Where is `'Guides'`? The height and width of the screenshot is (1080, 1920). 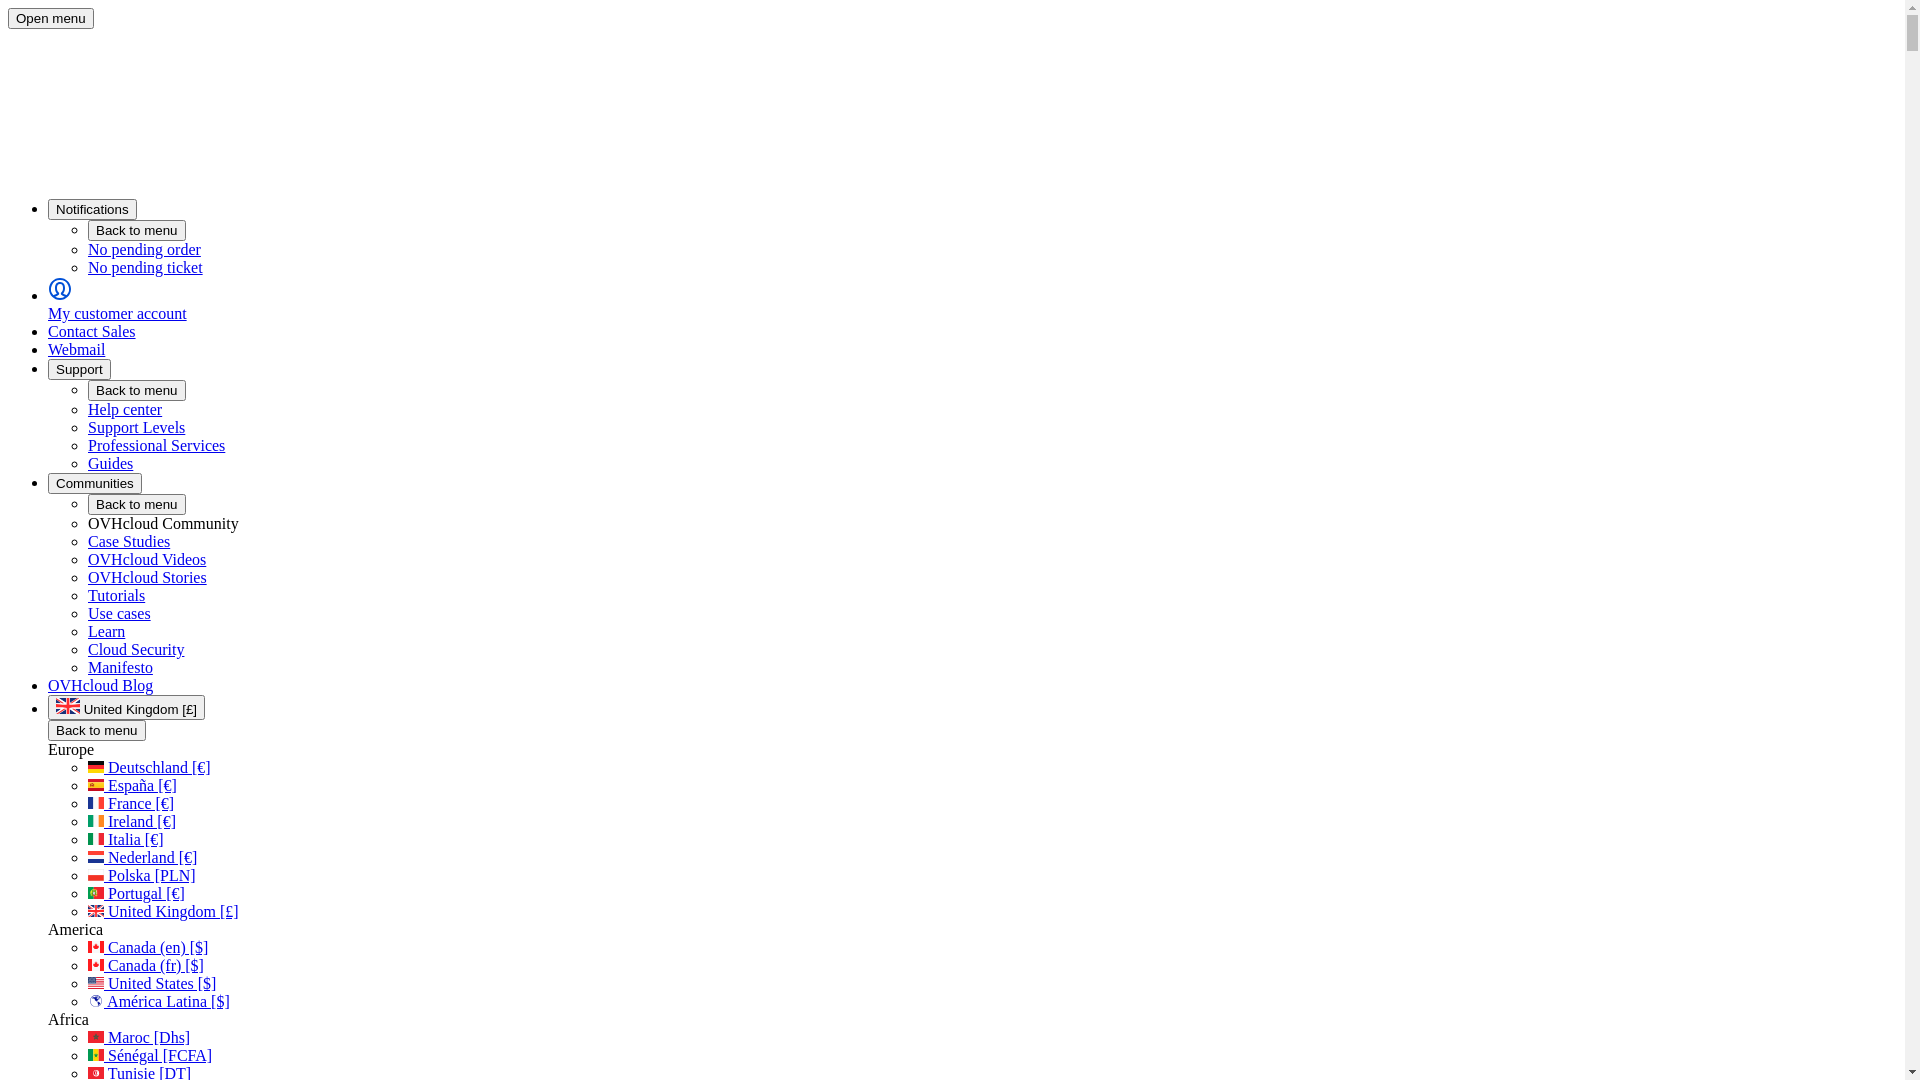 'Guides' is located at coordinates (86, 463).